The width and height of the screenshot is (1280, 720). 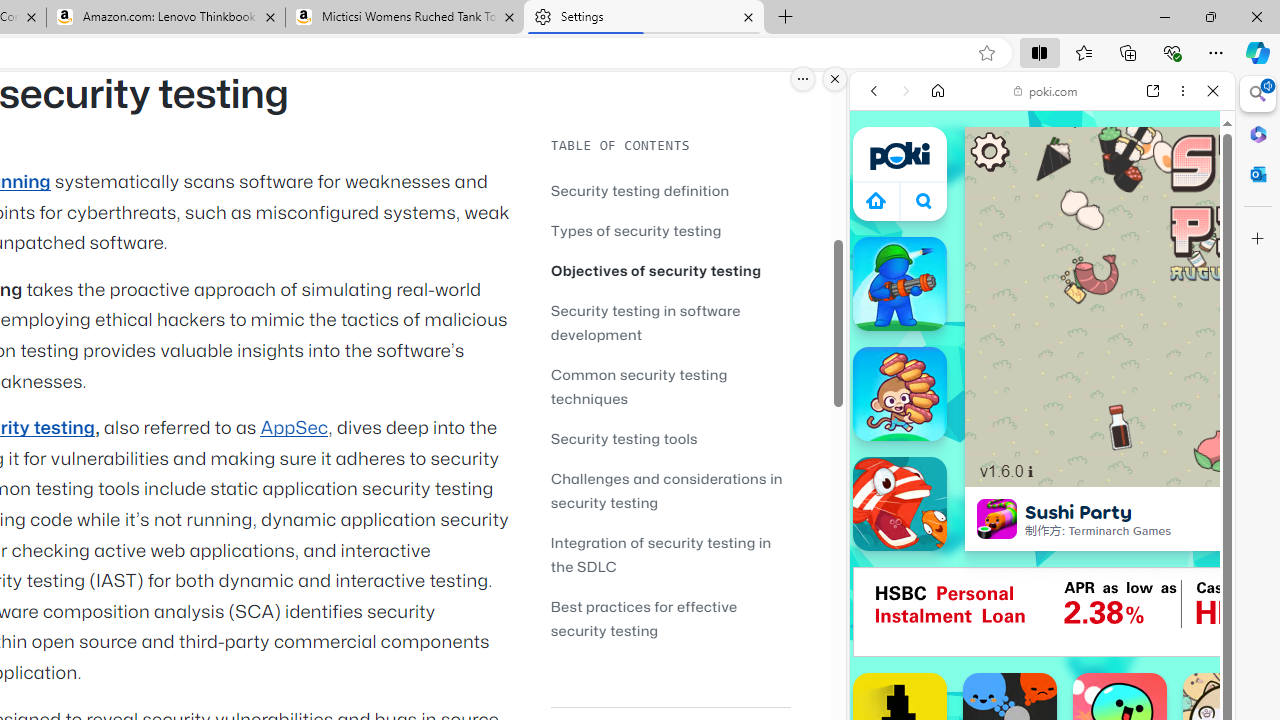 What do you see at coordinates (640, 190) in the screenshot?
I see `'Security testing definition'` at bounding box center [640, 190].